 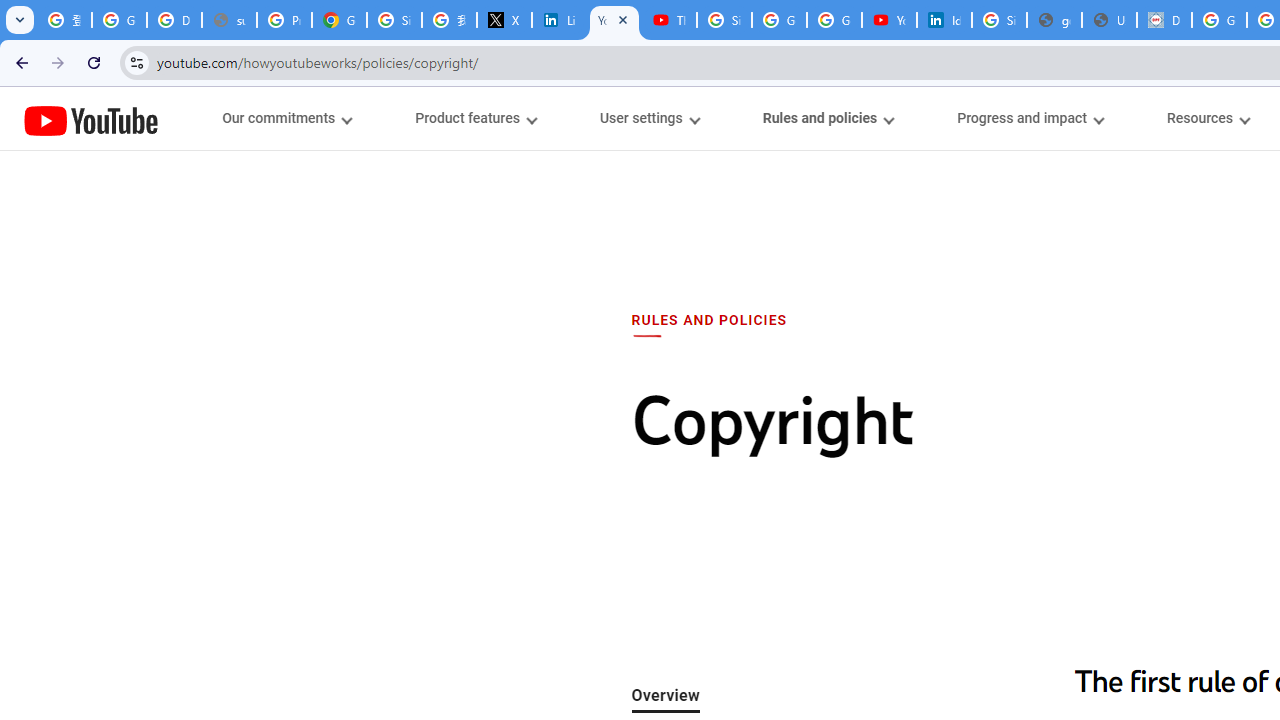 What do you see at coordinates (665, 696) in the screenshot?
I see `'Overview'` at bounding box center [665, 696].